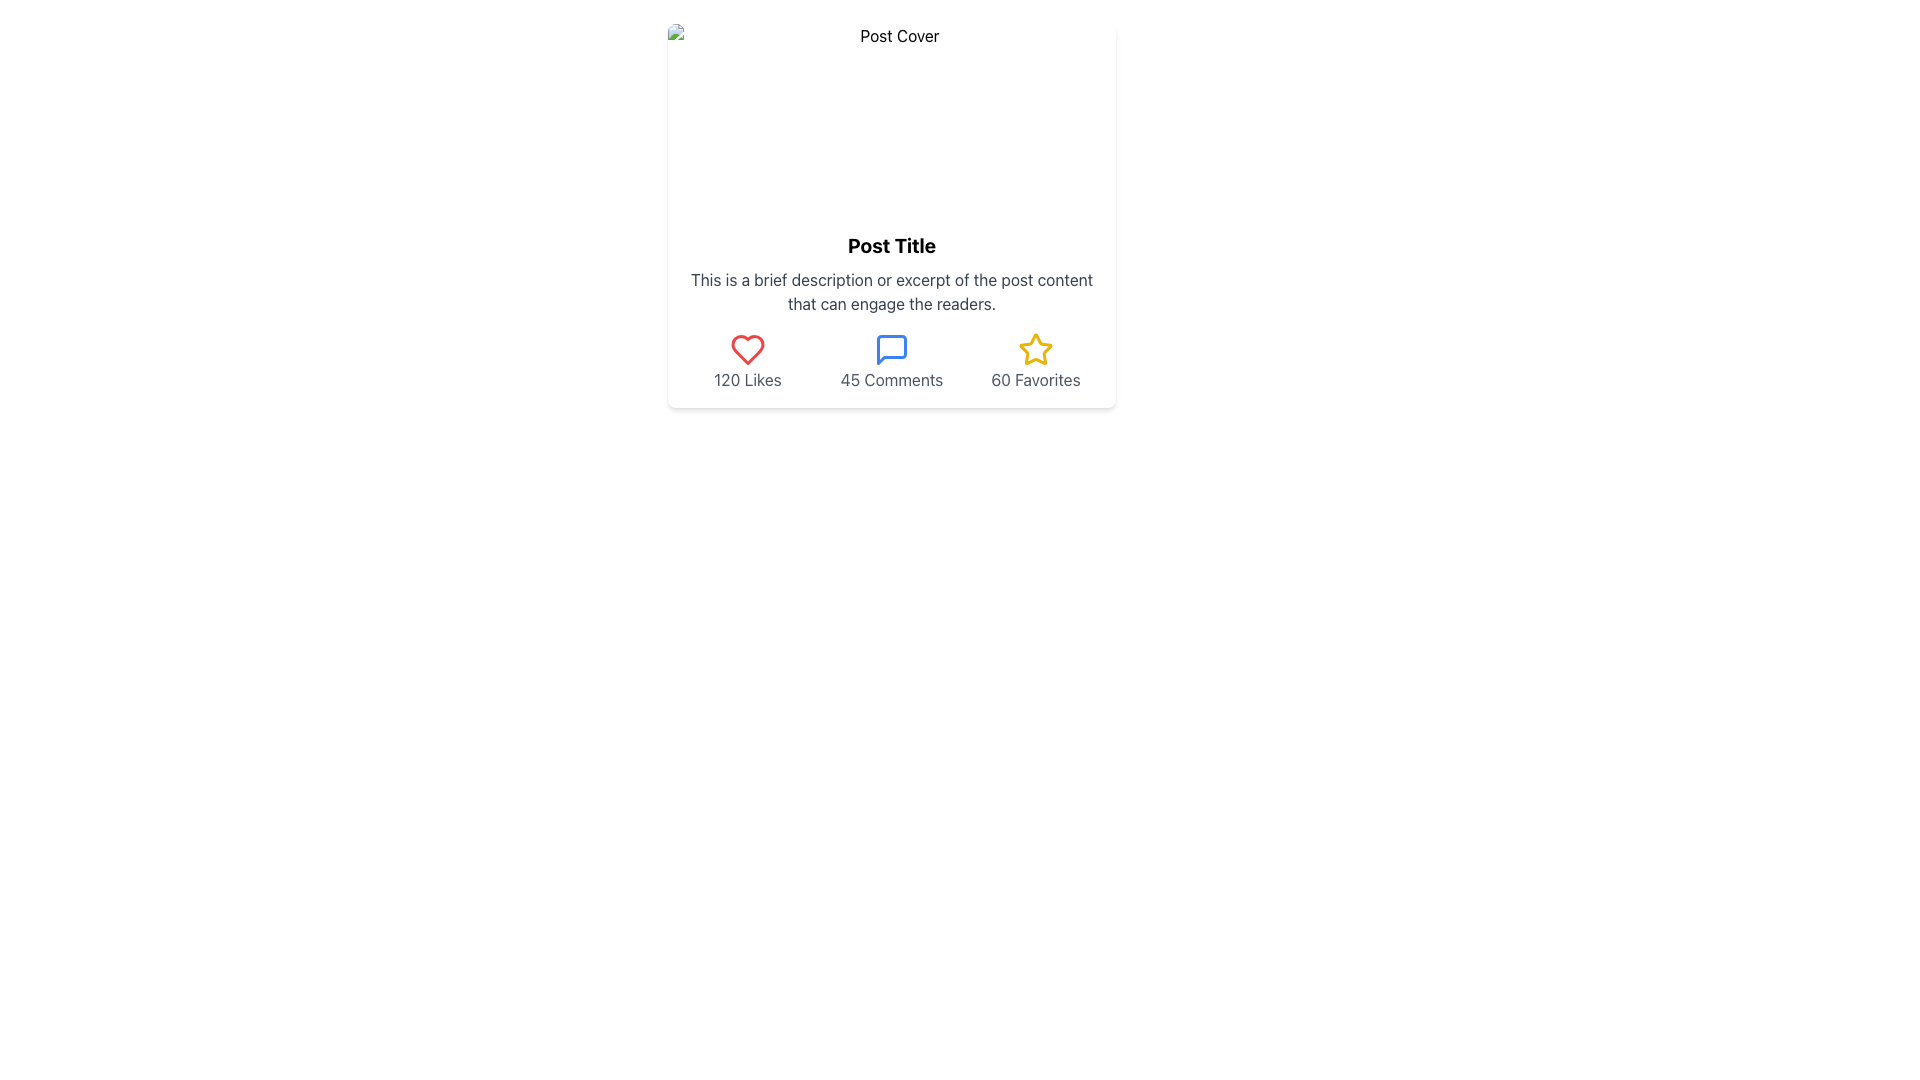 Image resolution: width=1920 pixels, height=1080 pixels. What do you see at coordinates (891, 362) in the screenshot?
I see `the comments button located in the row of three elements, positioned between '120 Likes' and '60 Favorites'` at bounding box center [891, 362].